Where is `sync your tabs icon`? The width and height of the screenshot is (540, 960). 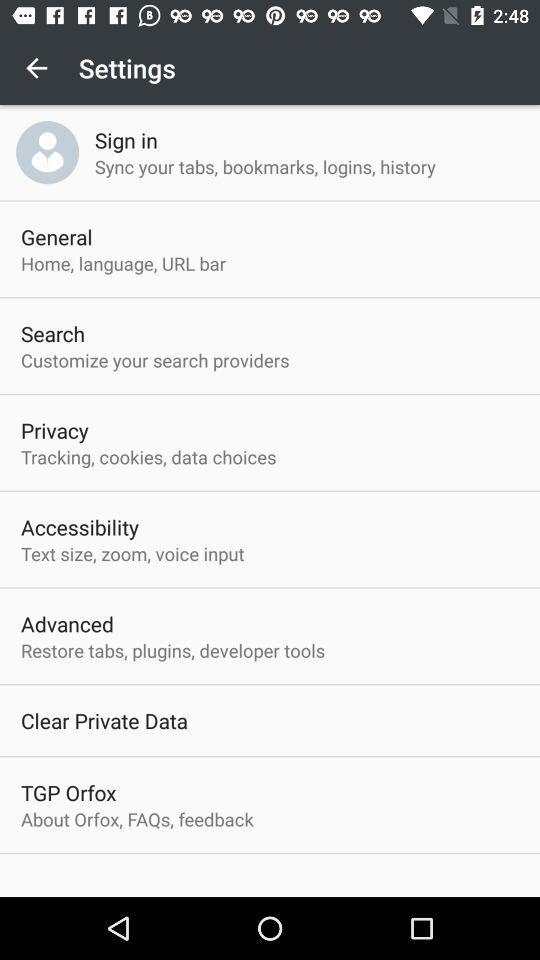
sync your tabs icon is located at coordinates (265, 165).